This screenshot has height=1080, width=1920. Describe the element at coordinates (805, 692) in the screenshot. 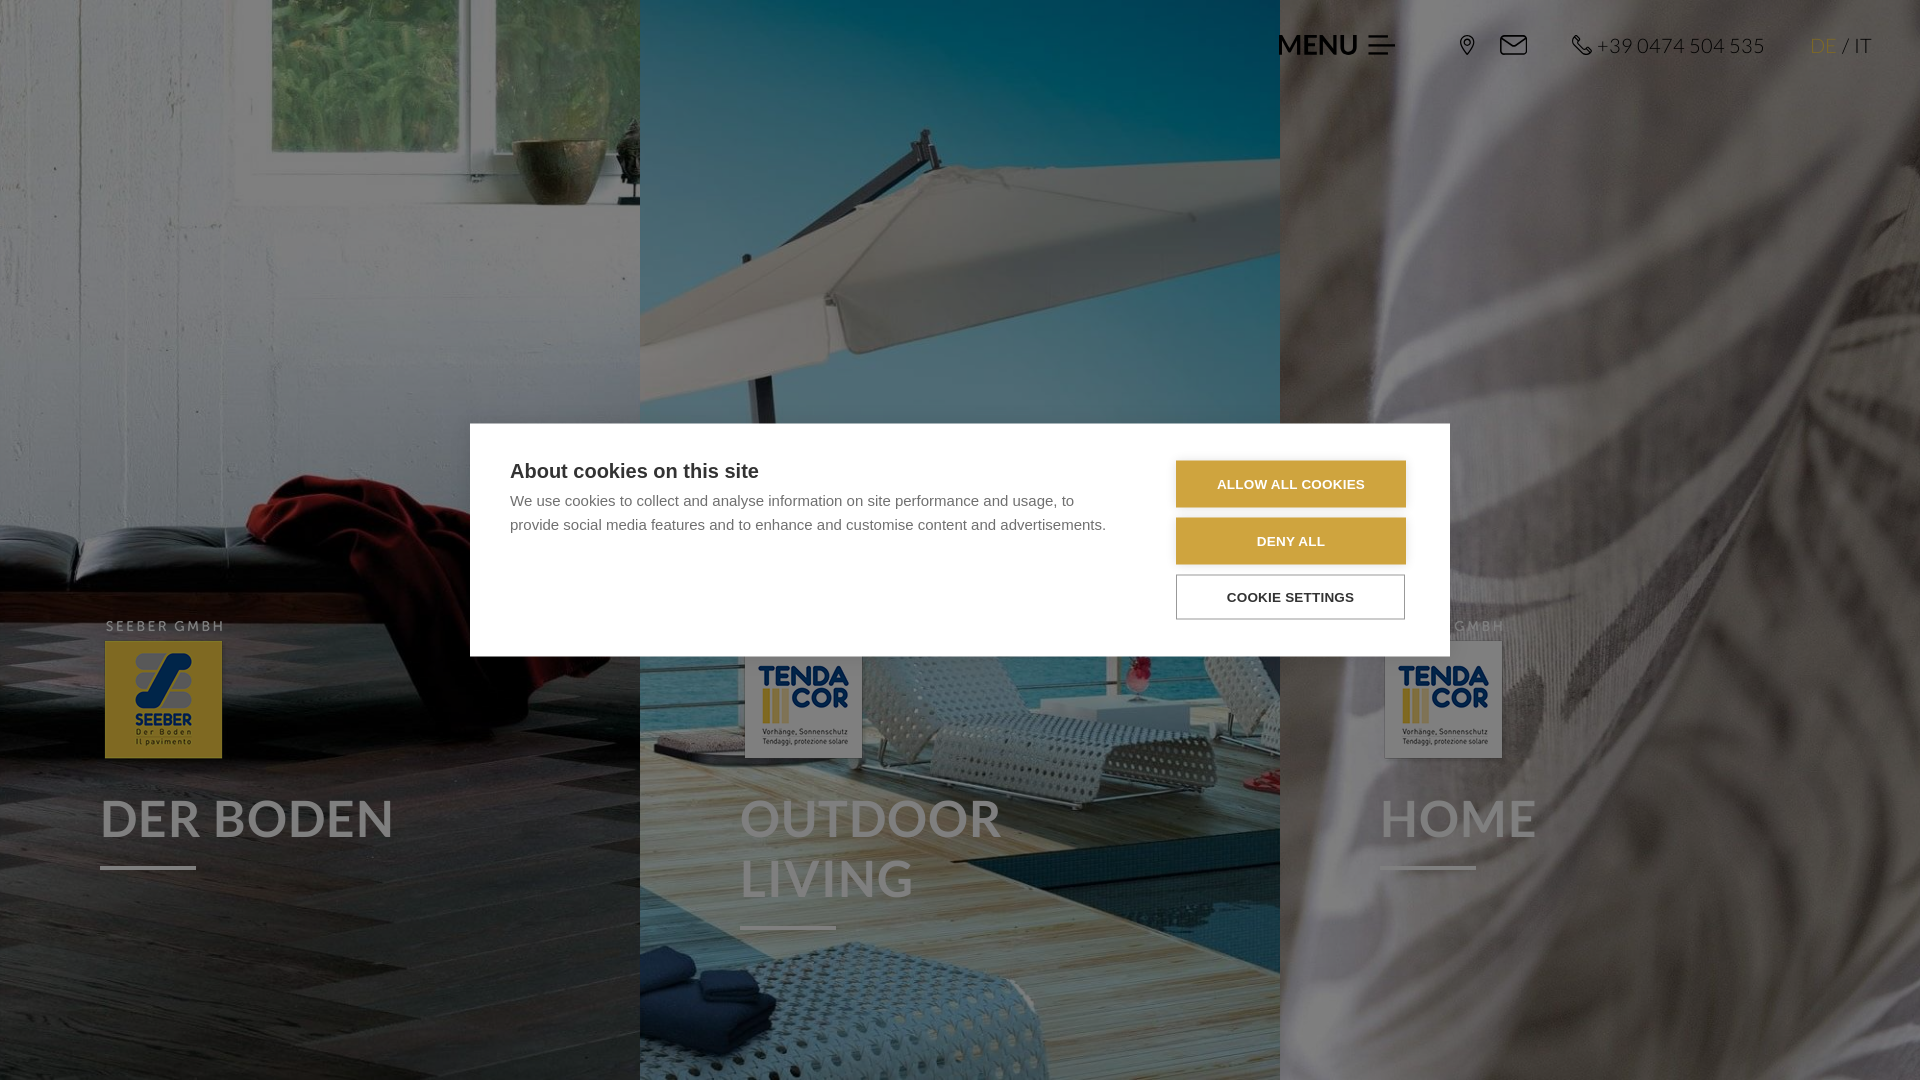

I see `'Outdoor Living'` at that location.